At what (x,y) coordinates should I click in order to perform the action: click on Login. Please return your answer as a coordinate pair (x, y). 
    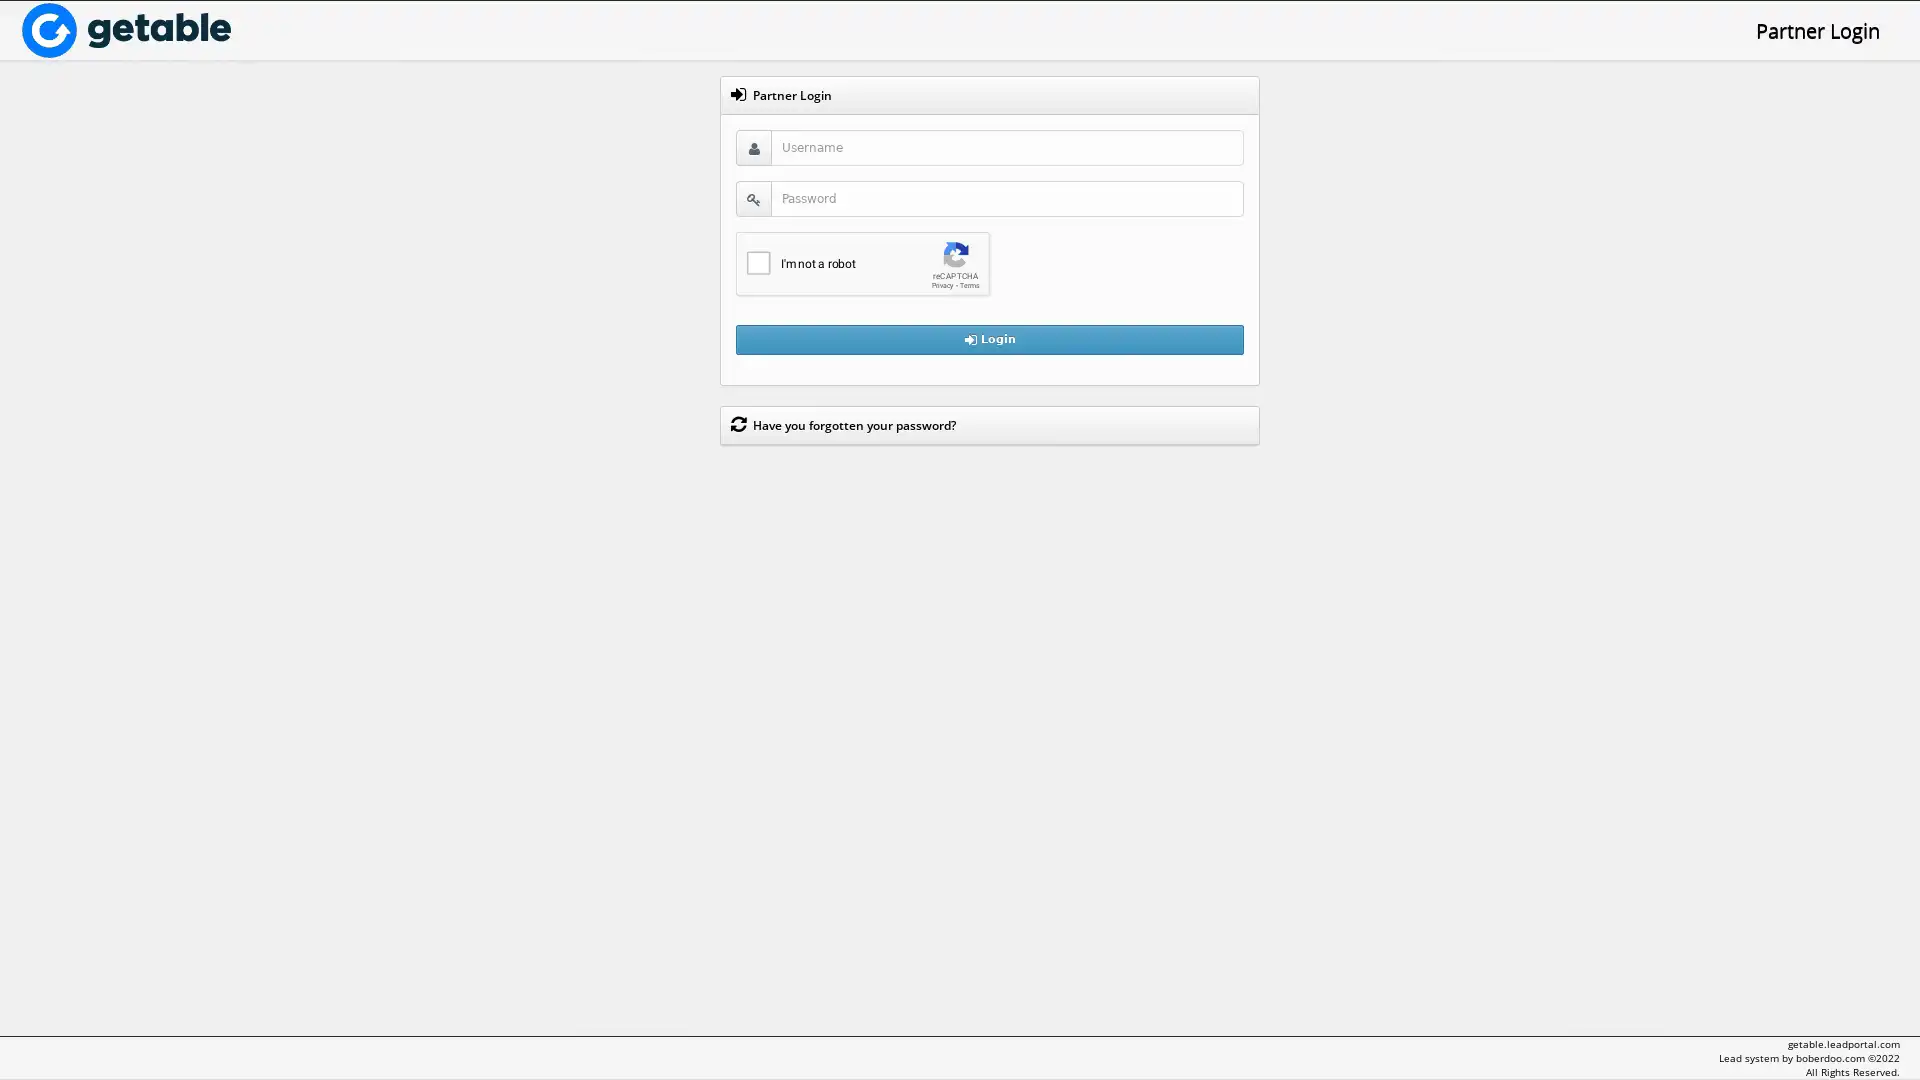
    Looking at the image, I should click on (989, 338).